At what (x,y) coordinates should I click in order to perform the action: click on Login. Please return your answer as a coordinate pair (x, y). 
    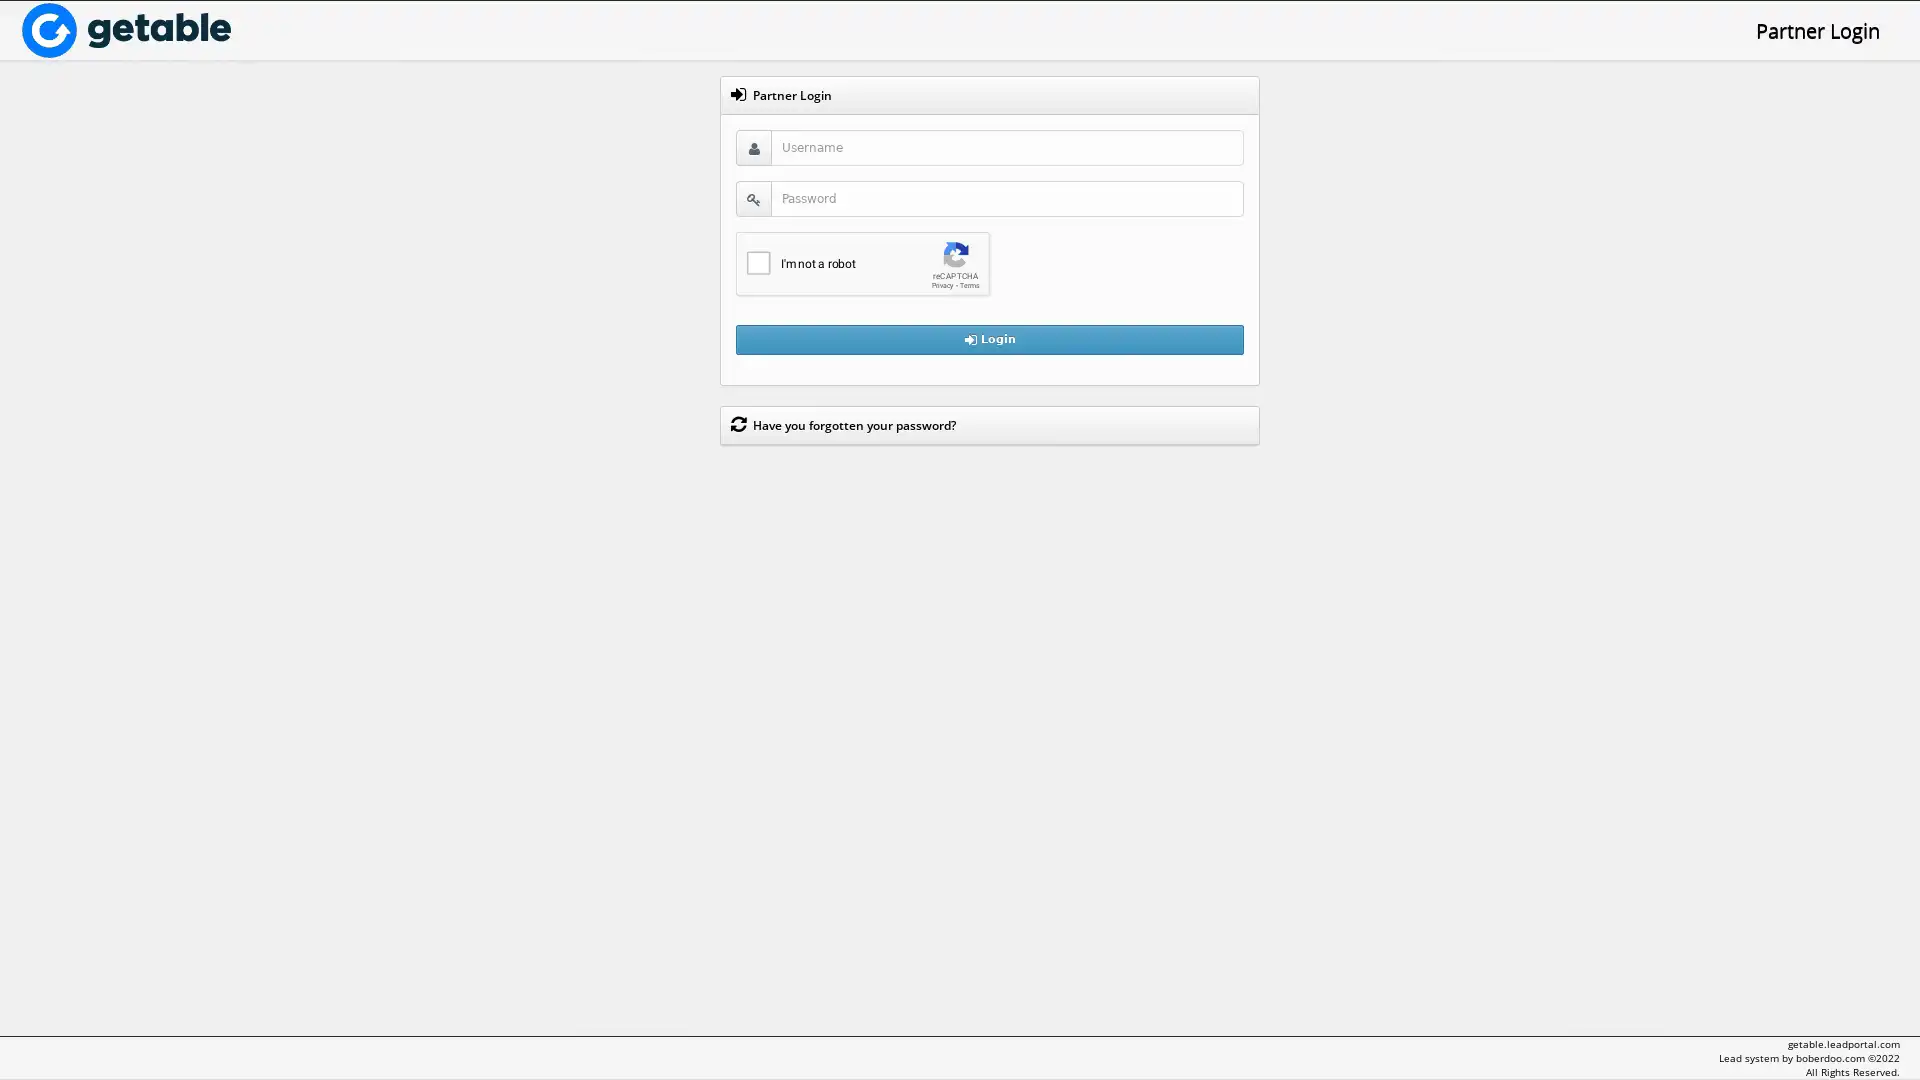
    Looking at the image, I should click on (989, 338).